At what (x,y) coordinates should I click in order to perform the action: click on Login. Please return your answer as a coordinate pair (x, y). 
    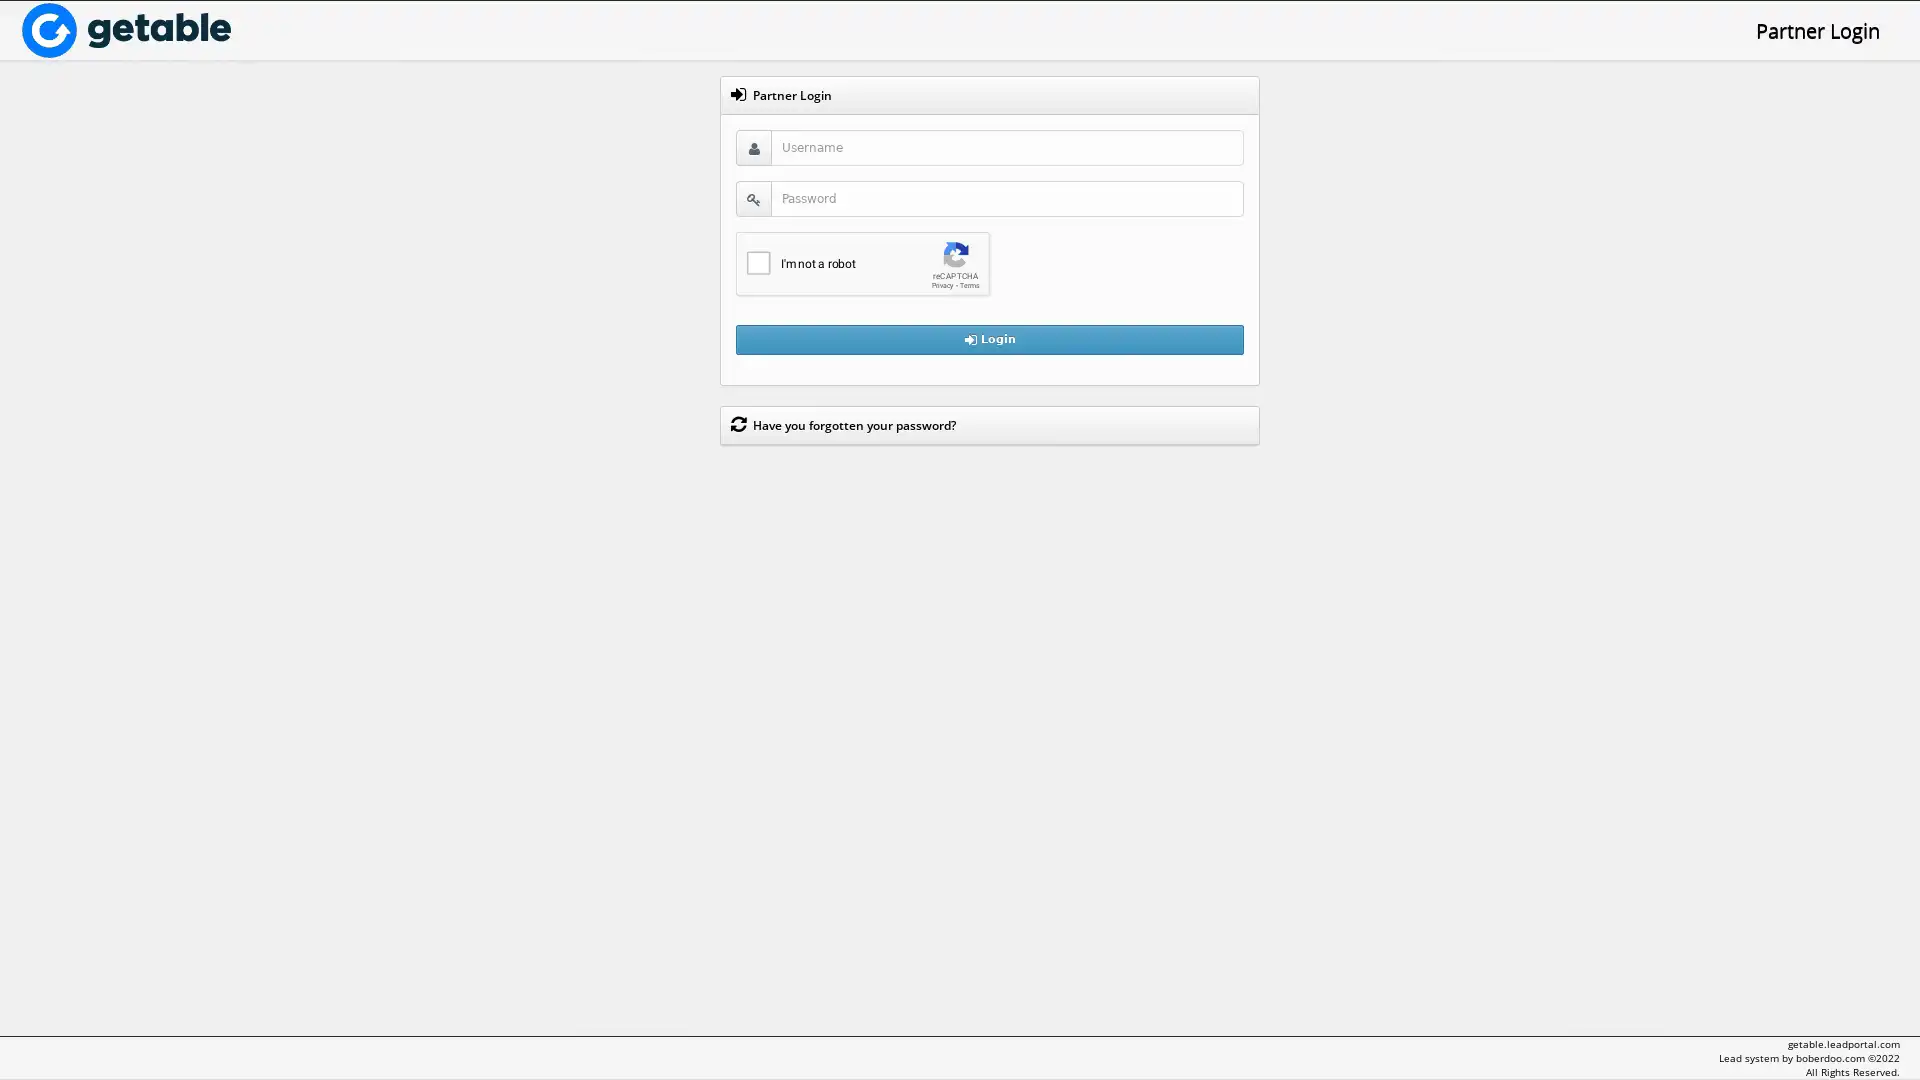
    Looking at the image, I should click on (989, 338).